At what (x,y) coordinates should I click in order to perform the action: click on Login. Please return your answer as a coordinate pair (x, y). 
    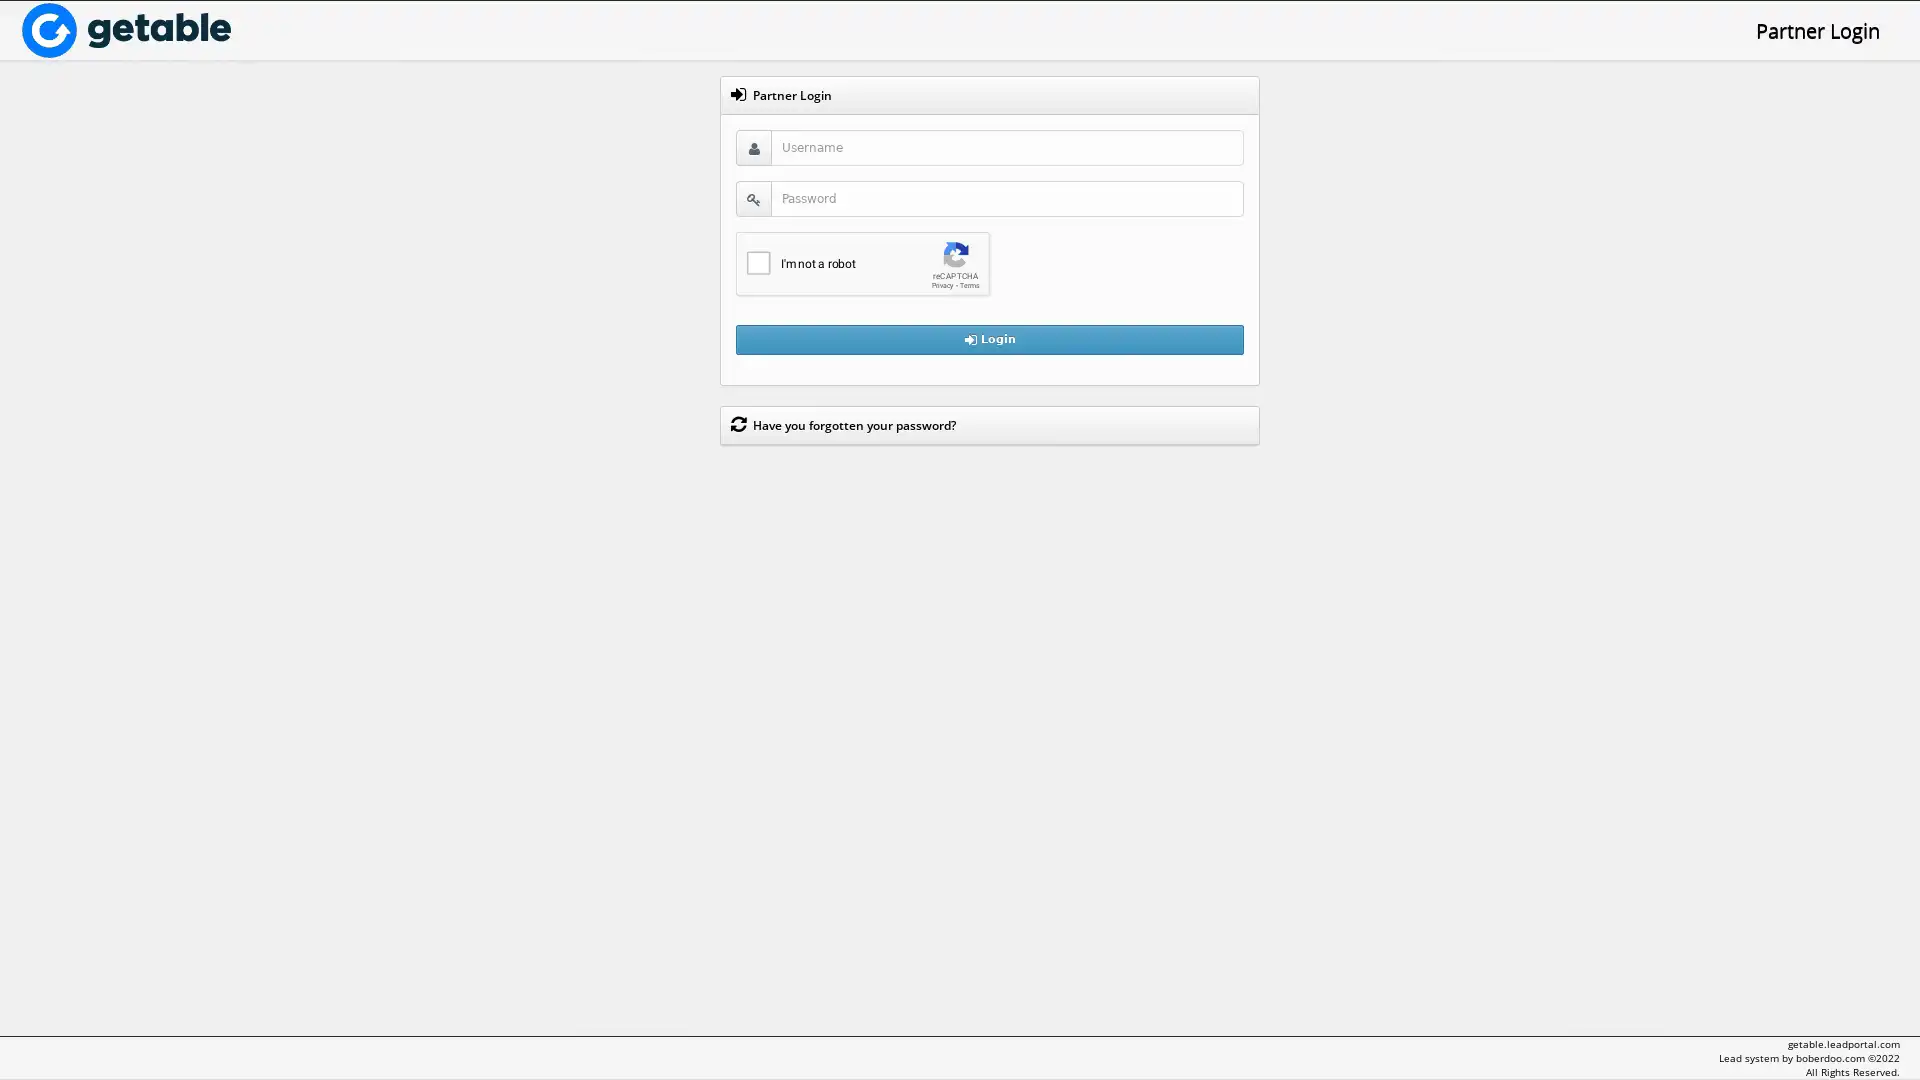
    Looking at the image, I should click on (989, 338).